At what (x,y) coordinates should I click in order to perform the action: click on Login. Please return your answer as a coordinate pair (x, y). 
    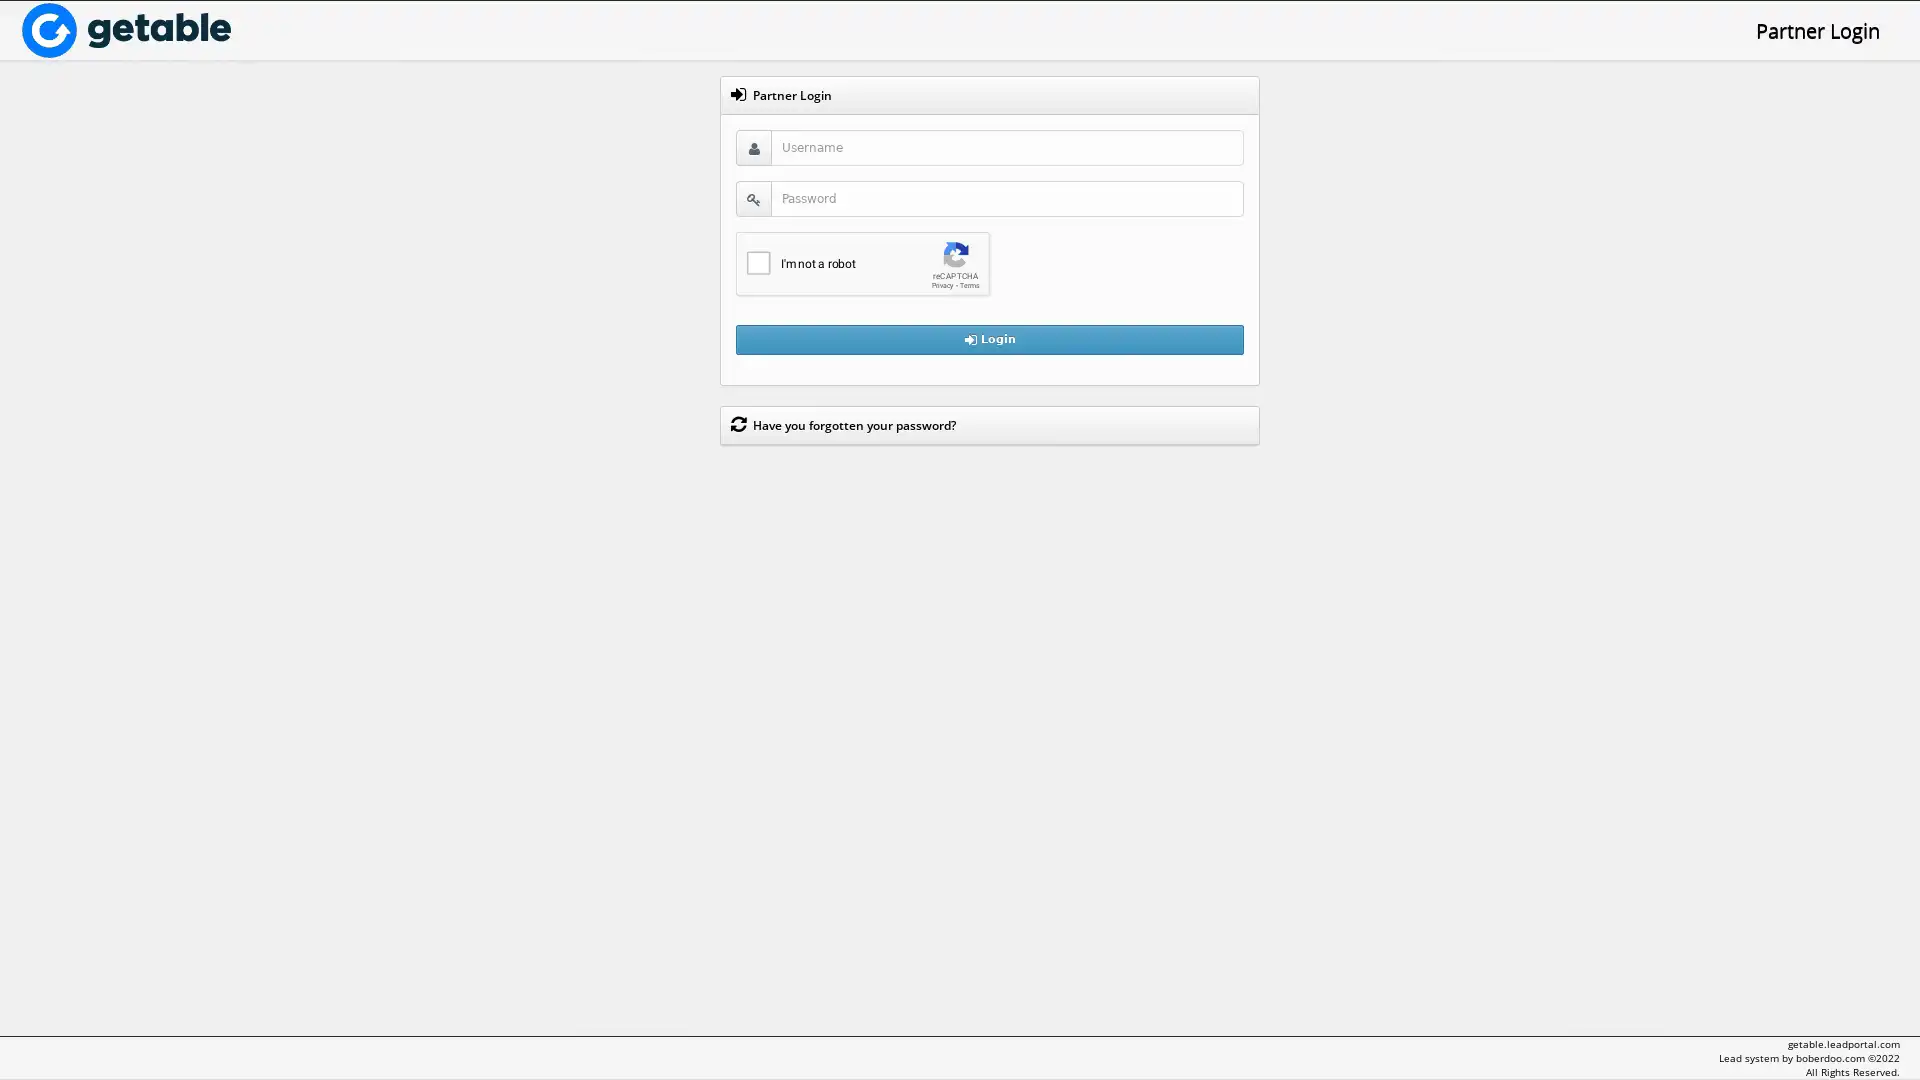
    Looking at the image, I should click on (989, 338).